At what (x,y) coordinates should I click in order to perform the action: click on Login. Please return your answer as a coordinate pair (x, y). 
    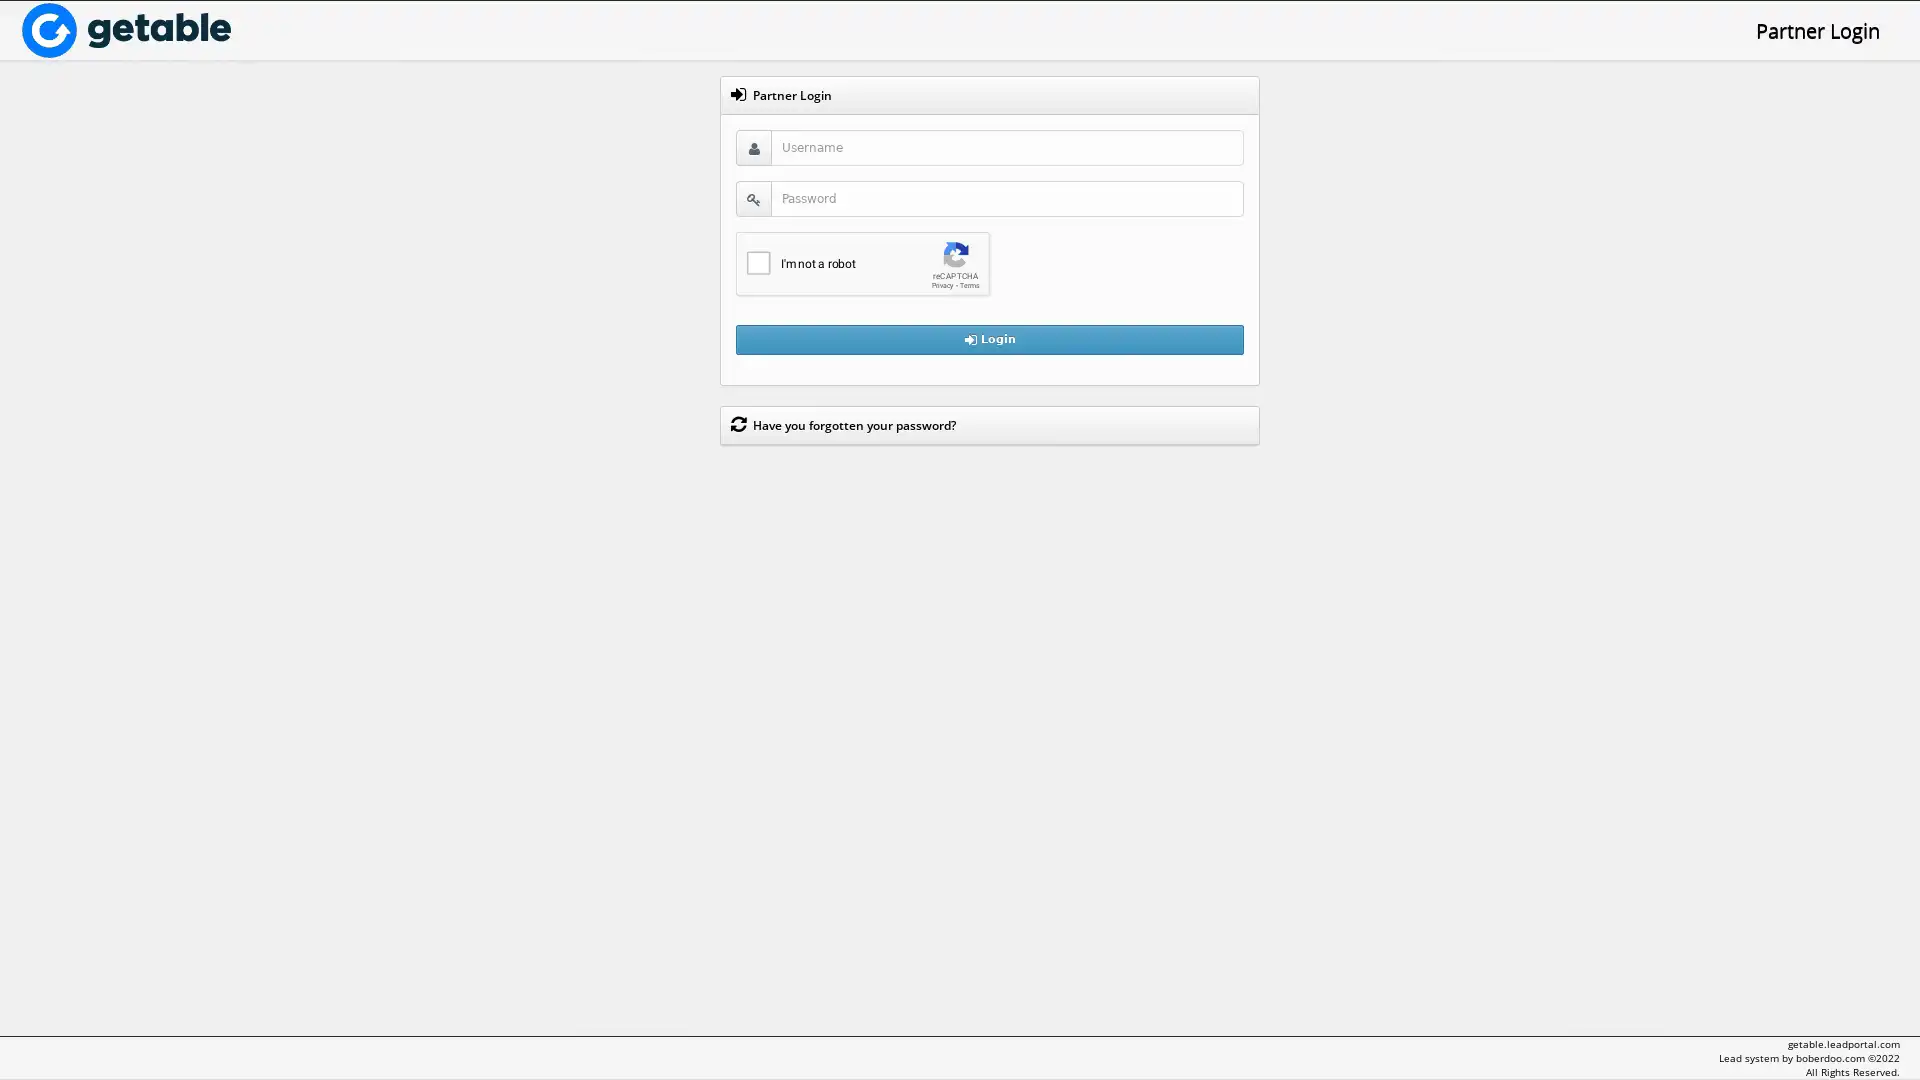
    Looking at the image, I should click on (989, 338).